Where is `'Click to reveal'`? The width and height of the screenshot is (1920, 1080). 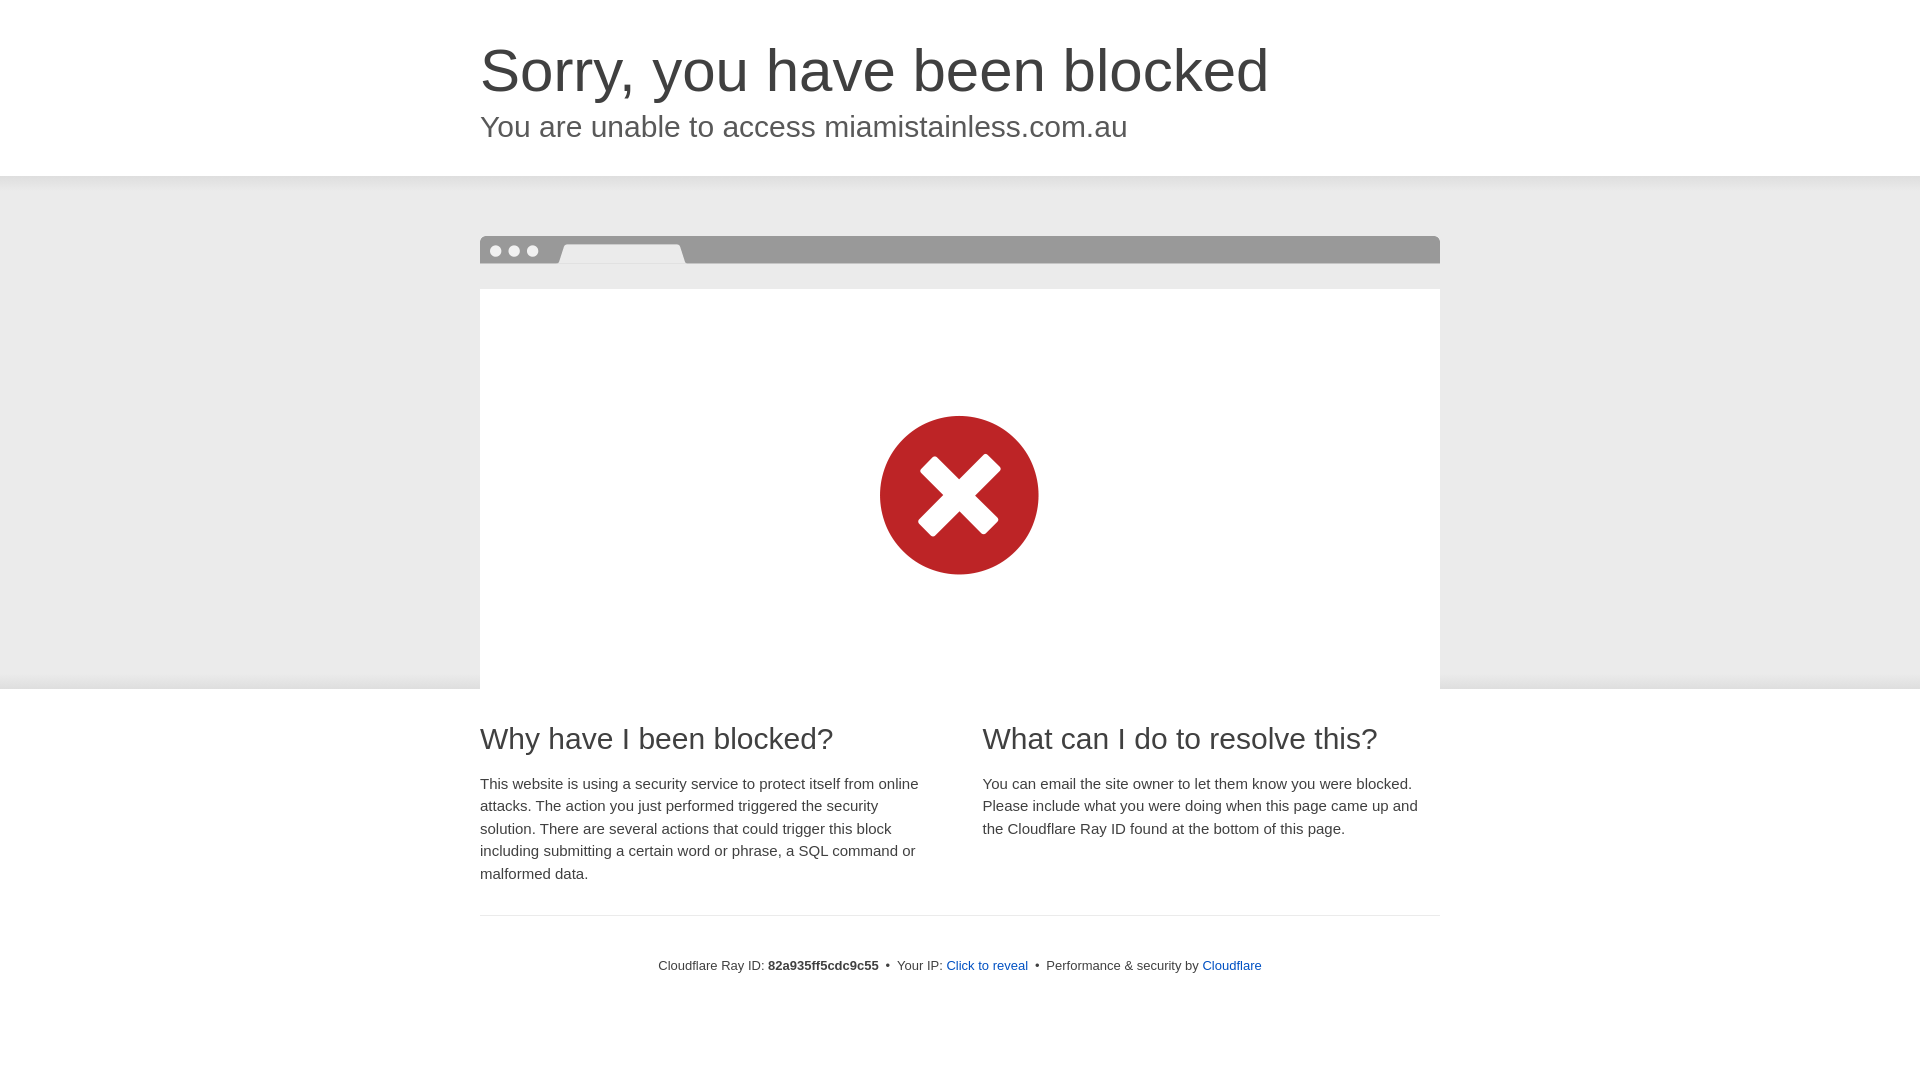 'Click to reveal' is located at coordinates (987, 964).